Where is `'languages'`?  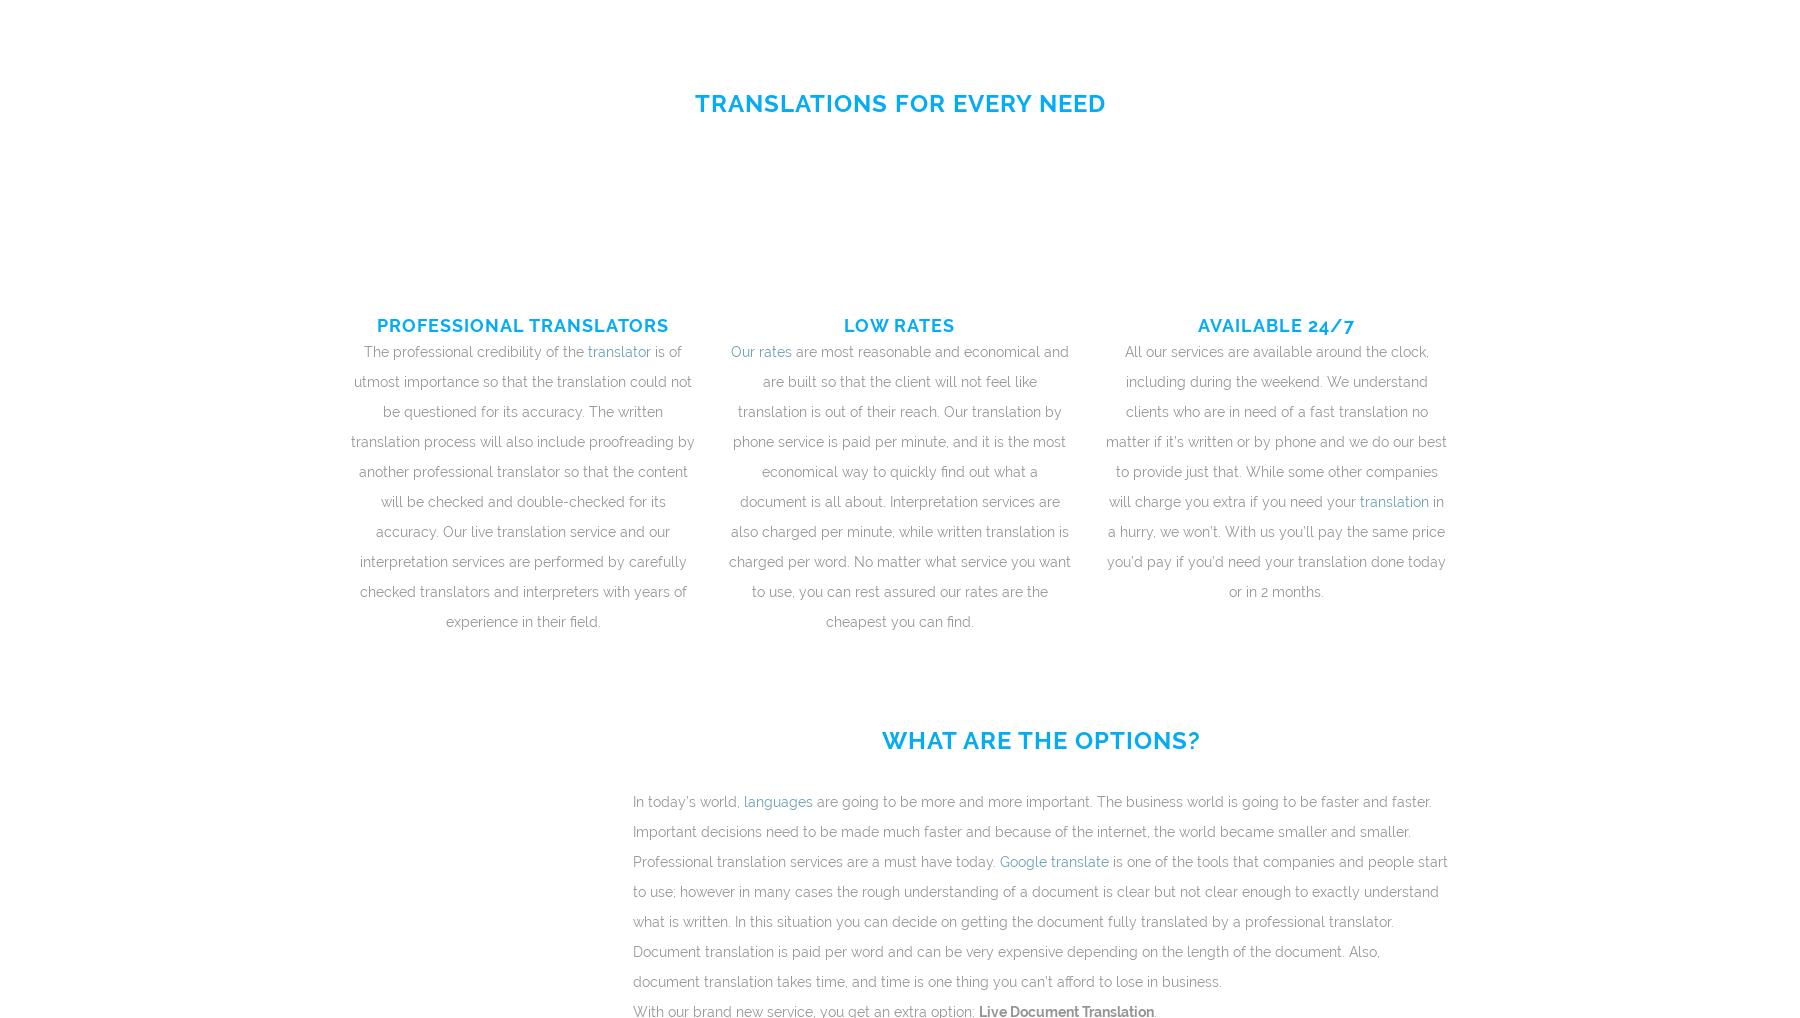
'languages' is located at coordinates (774, 801).